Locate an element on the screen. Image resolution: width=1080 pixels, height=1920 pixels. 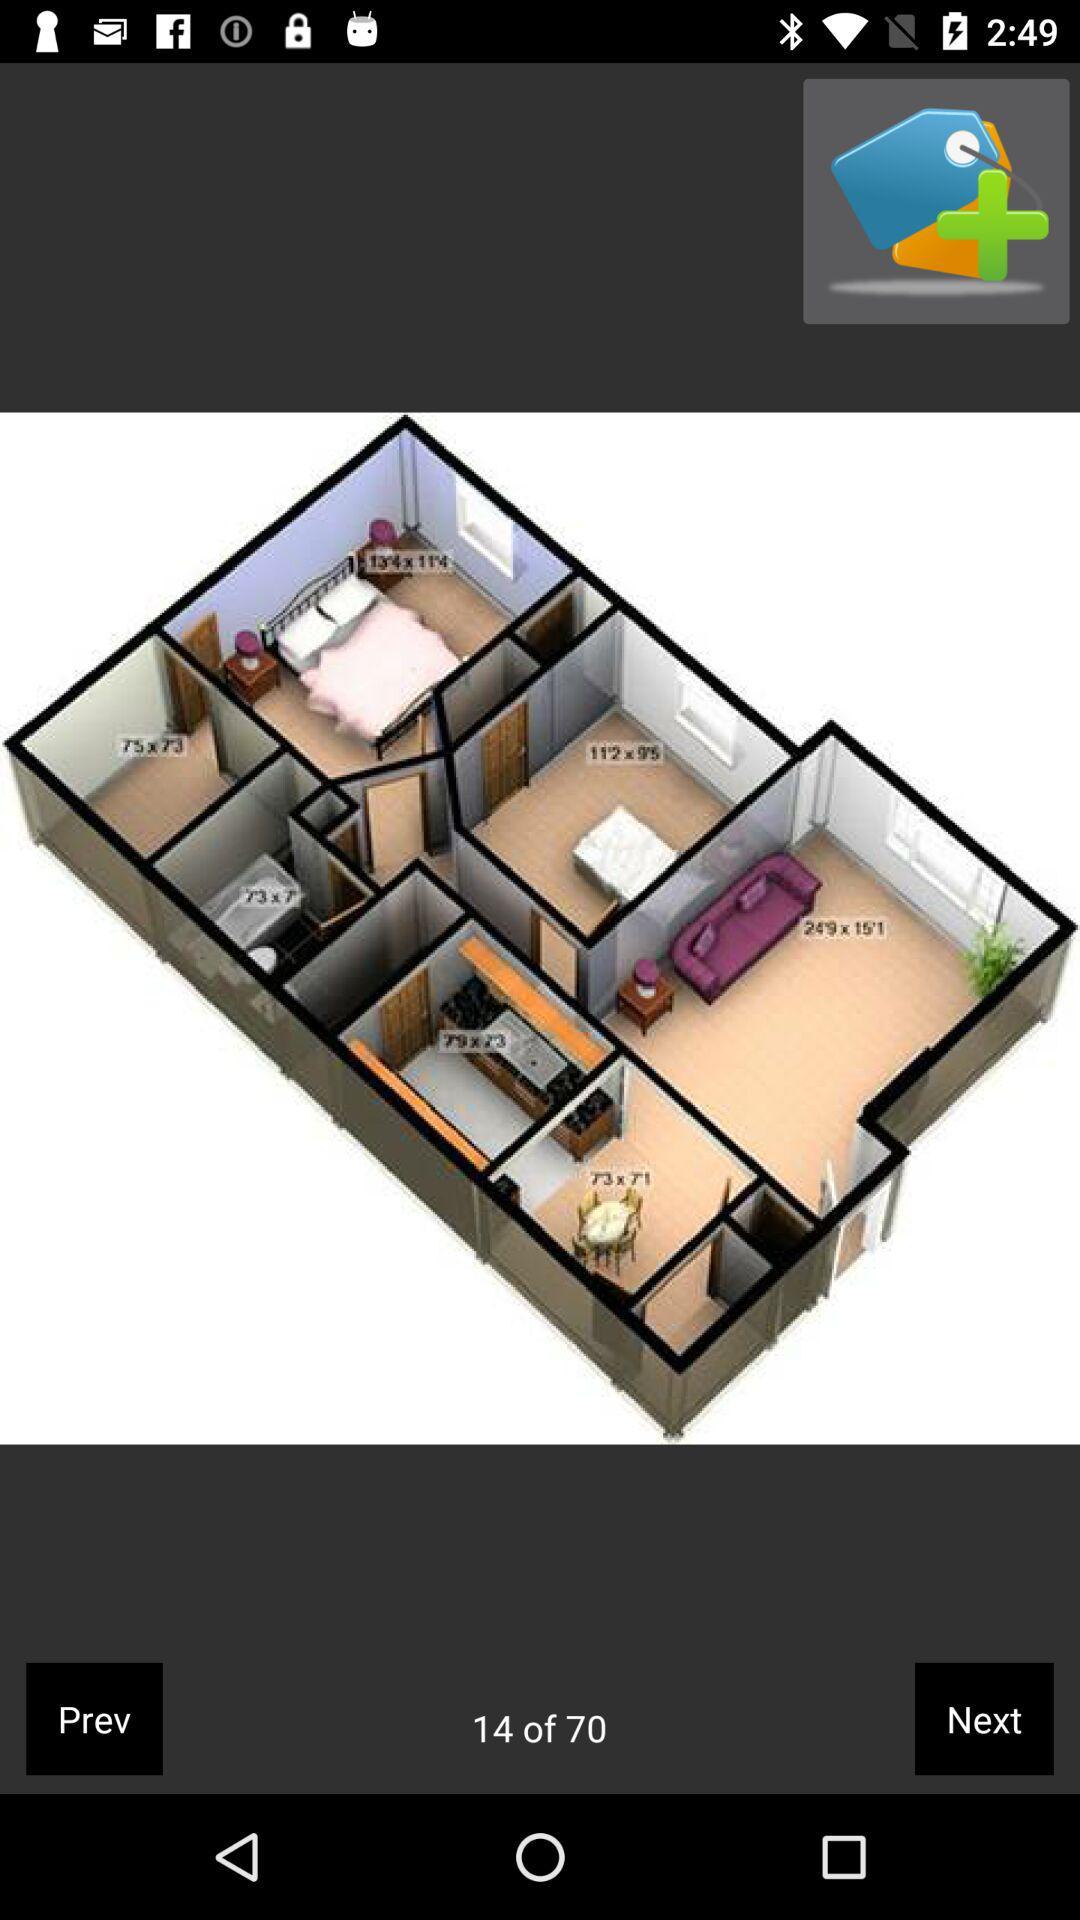
the icon to the left of the 14 of 70 app is located at coordinates (94, 1717).